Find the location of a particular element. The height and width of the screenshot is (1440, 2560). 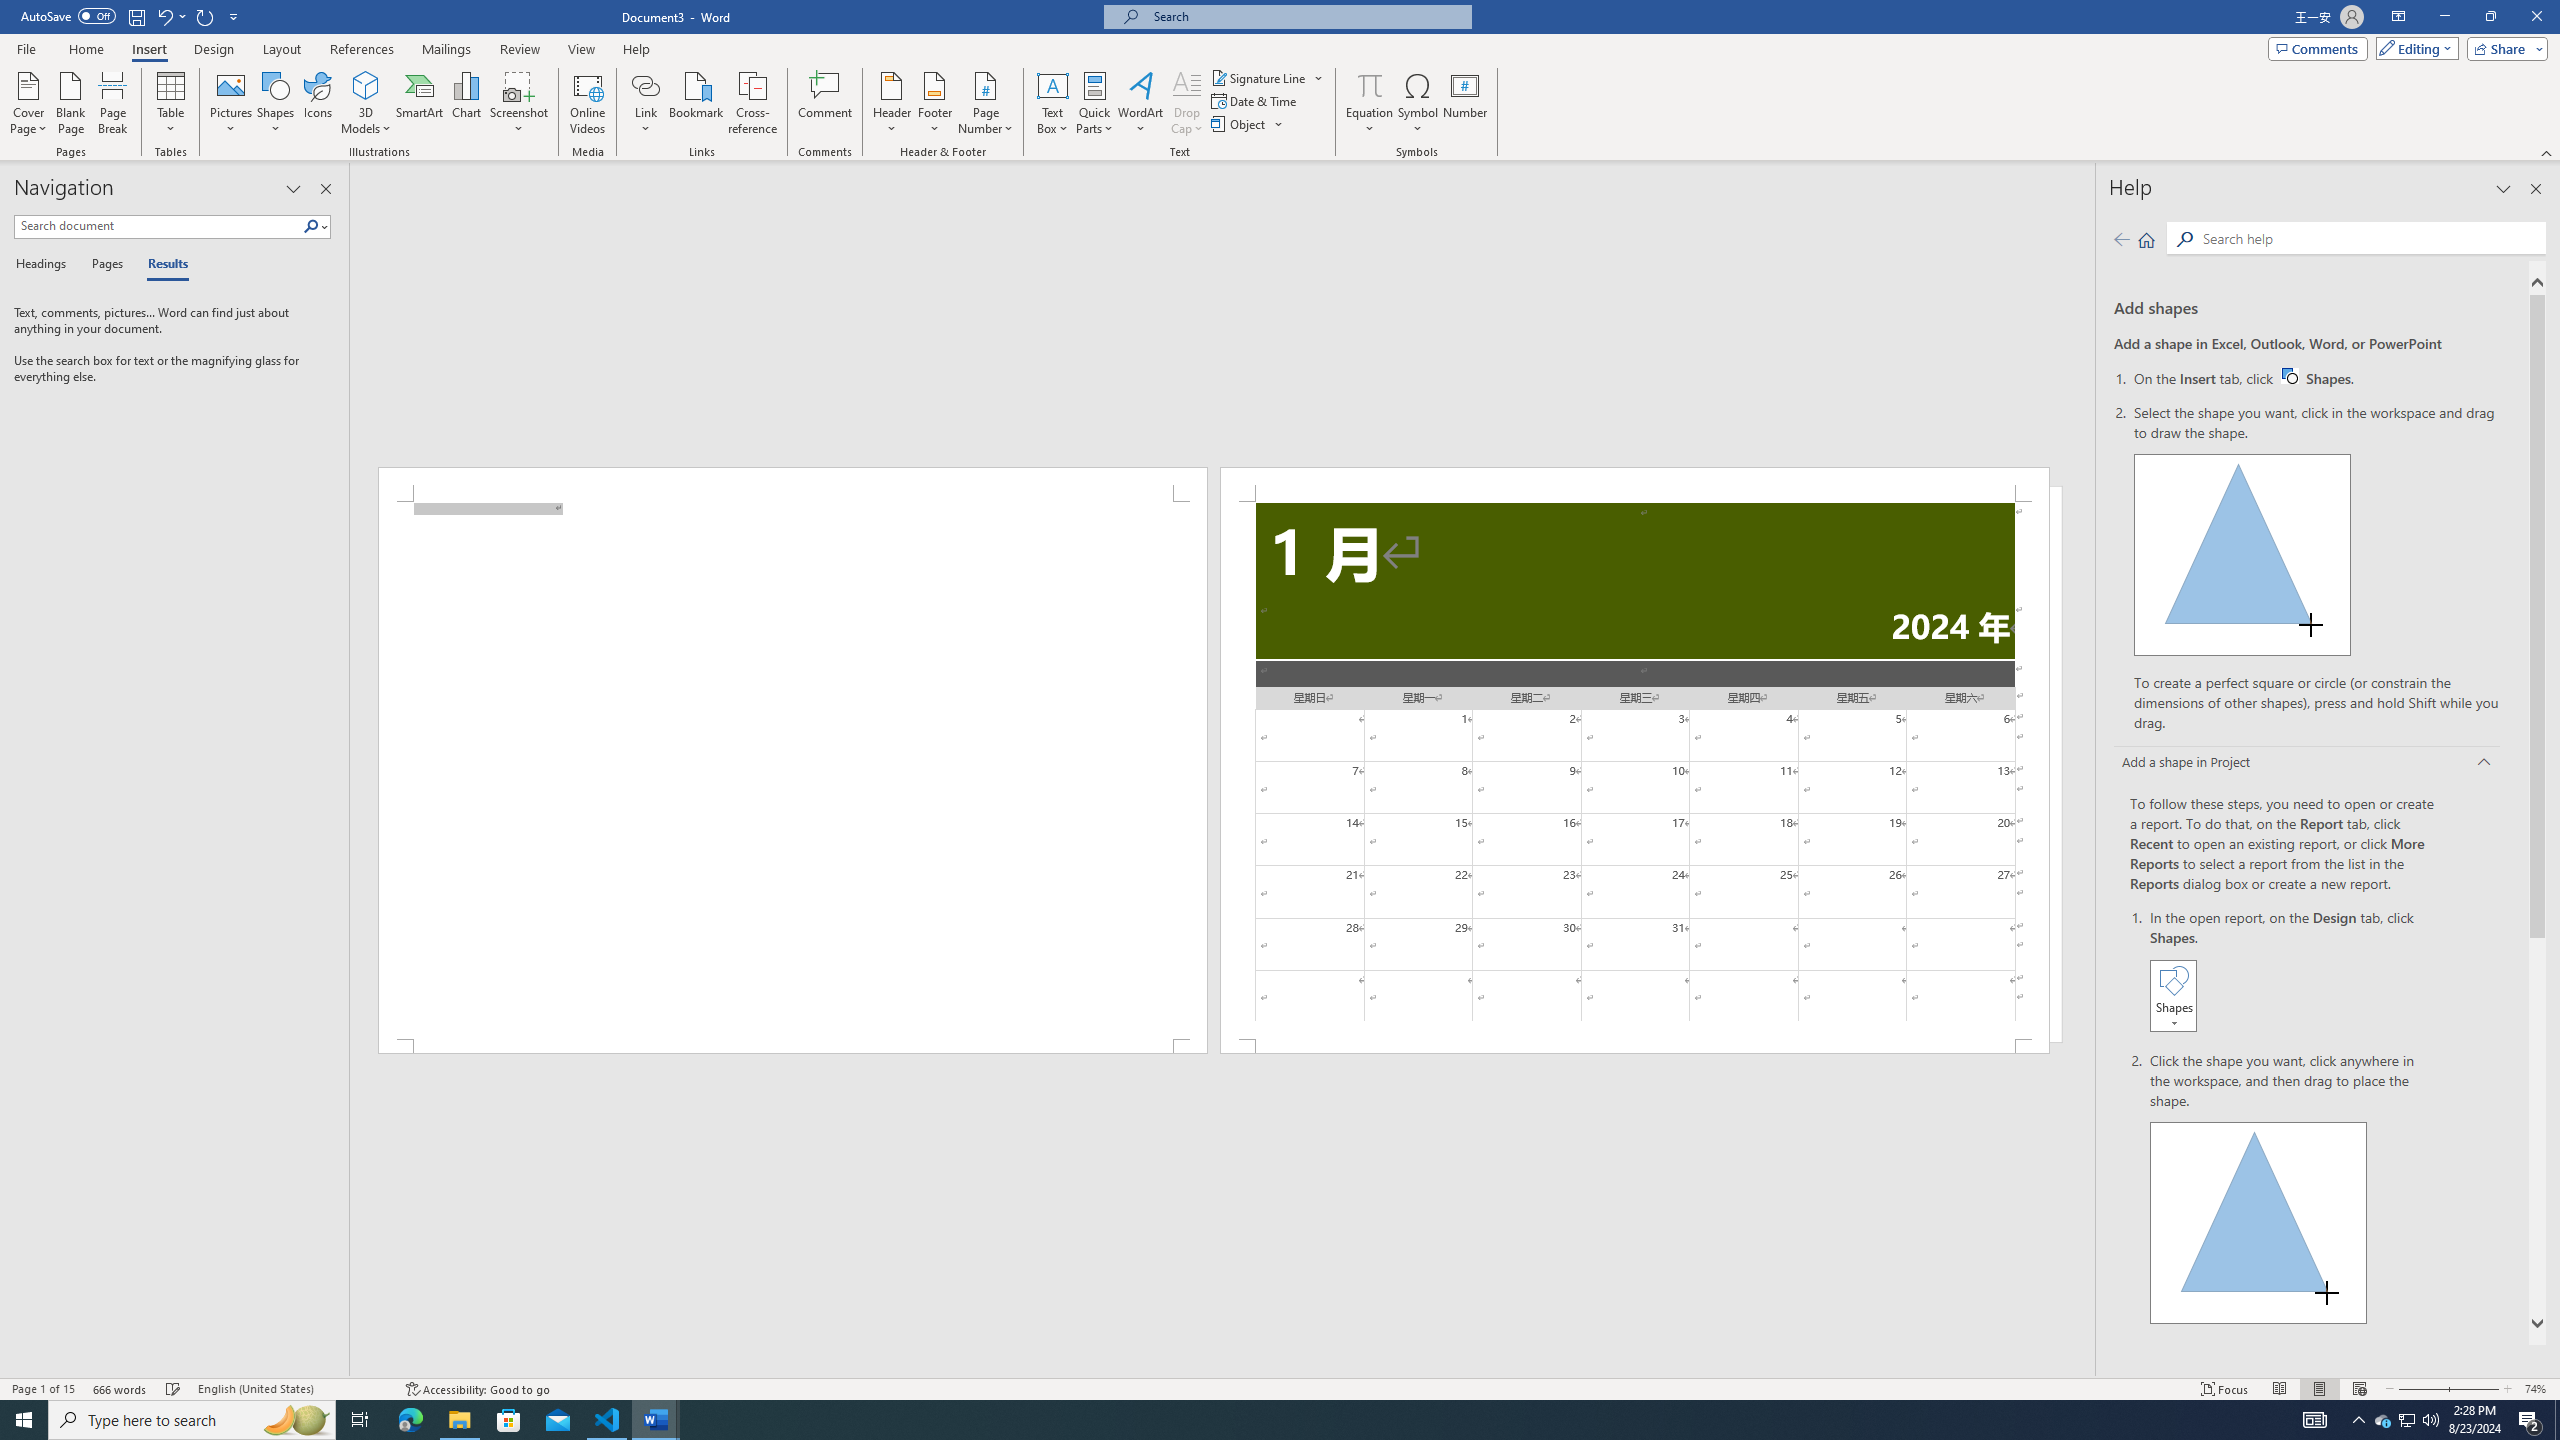

'Cover Page' is located at coordinates (28, 103).